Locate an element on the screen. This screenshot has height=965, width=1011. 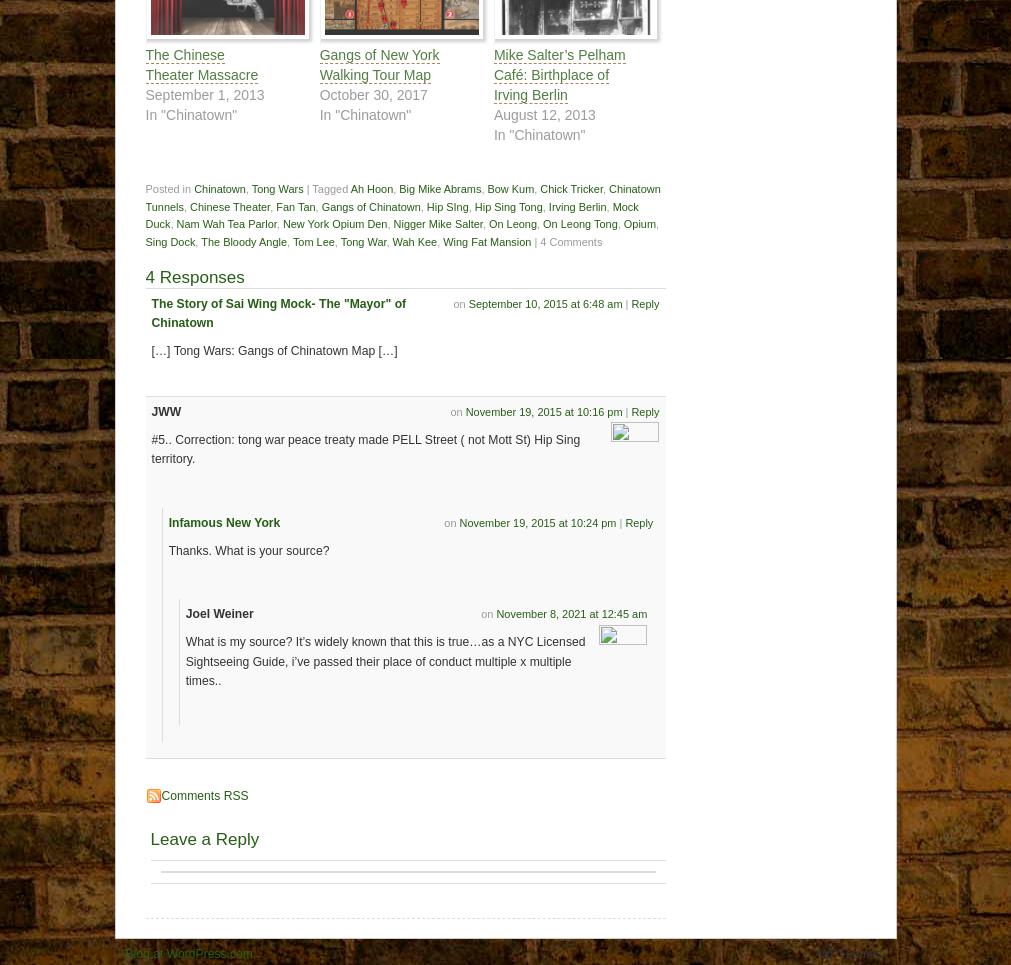
'Nigger Mike Salter' is located at coordinates (436, 222).